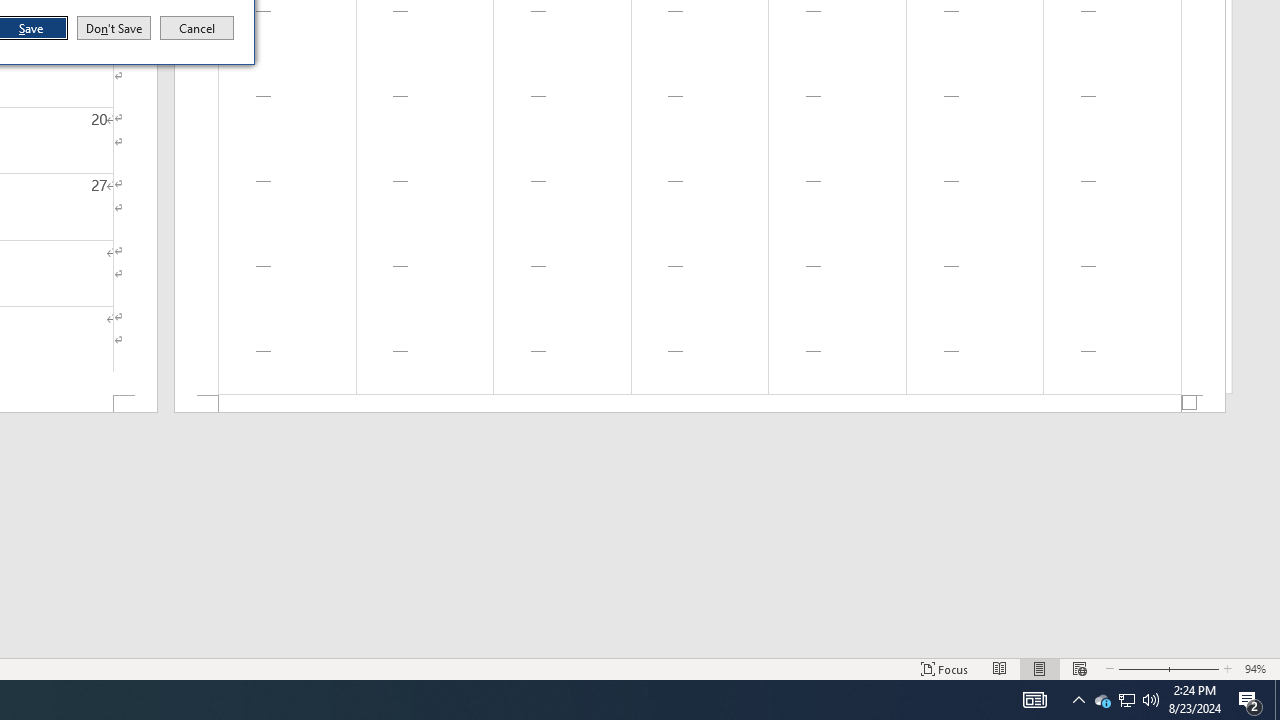 This screenshot has width=1280, height=720. What do you see at coordinates (1034, 698) in the screenshot?
I see `'AutomationID: 4105'` at bounding box center [1034, 698].